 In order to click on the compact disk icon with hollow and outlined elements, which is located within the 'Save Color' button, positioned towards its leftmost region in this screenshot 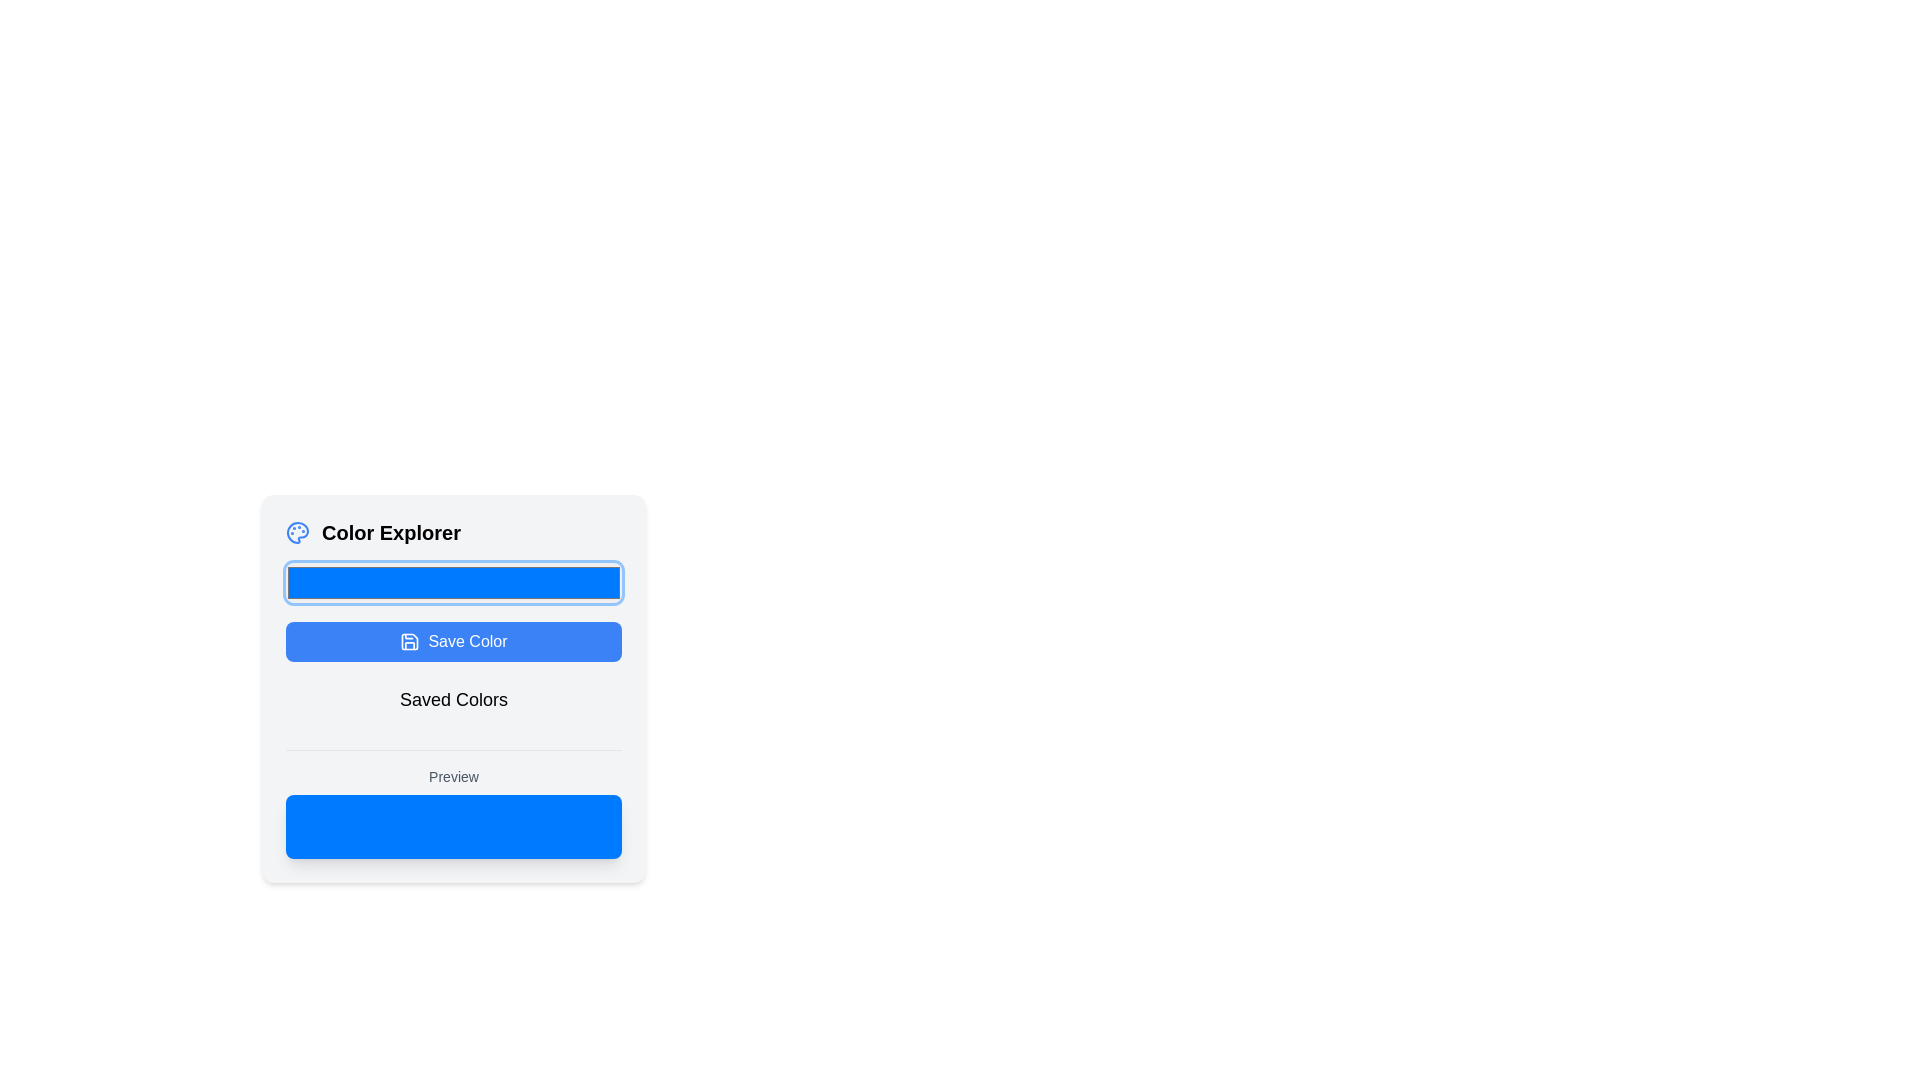, I will do `click(409, 641)`.